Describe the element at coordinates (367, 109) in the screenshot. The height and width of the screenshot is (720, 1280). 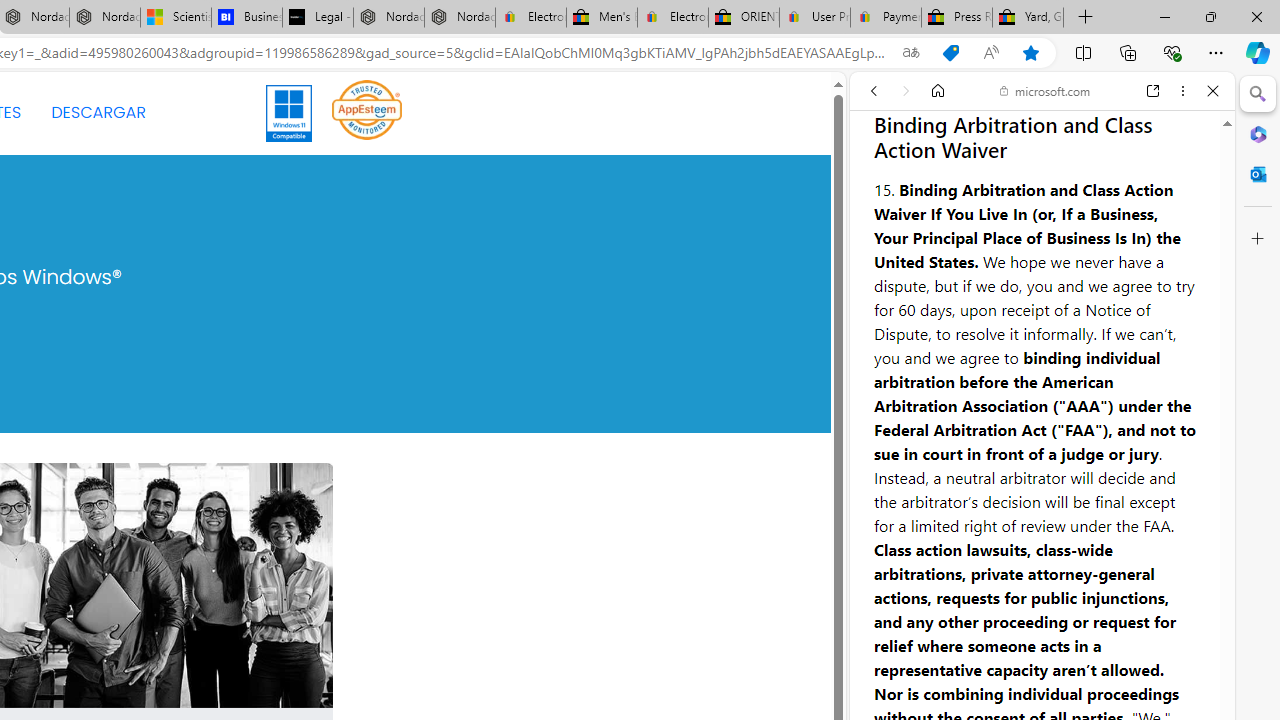
I see `'App Esteem'` at that location.